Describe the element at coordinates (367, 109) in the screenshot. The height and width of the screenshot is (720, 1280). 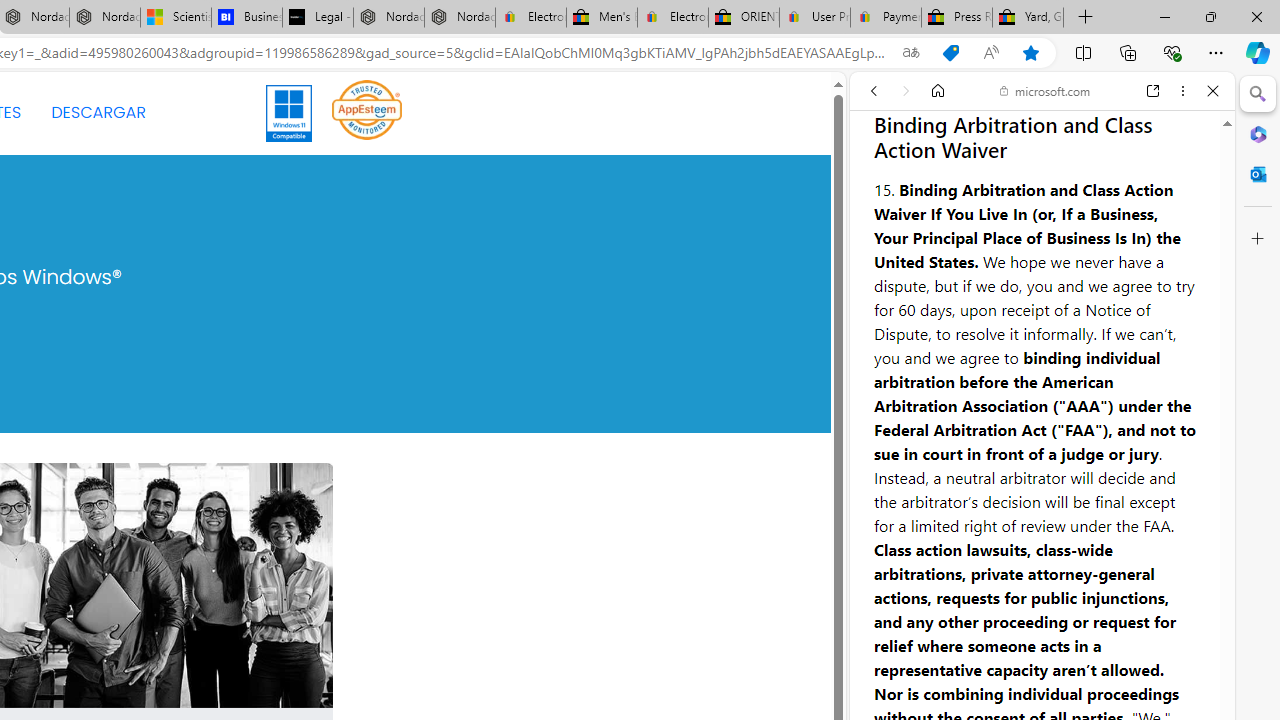
I see `'App Esteem'` at that location.